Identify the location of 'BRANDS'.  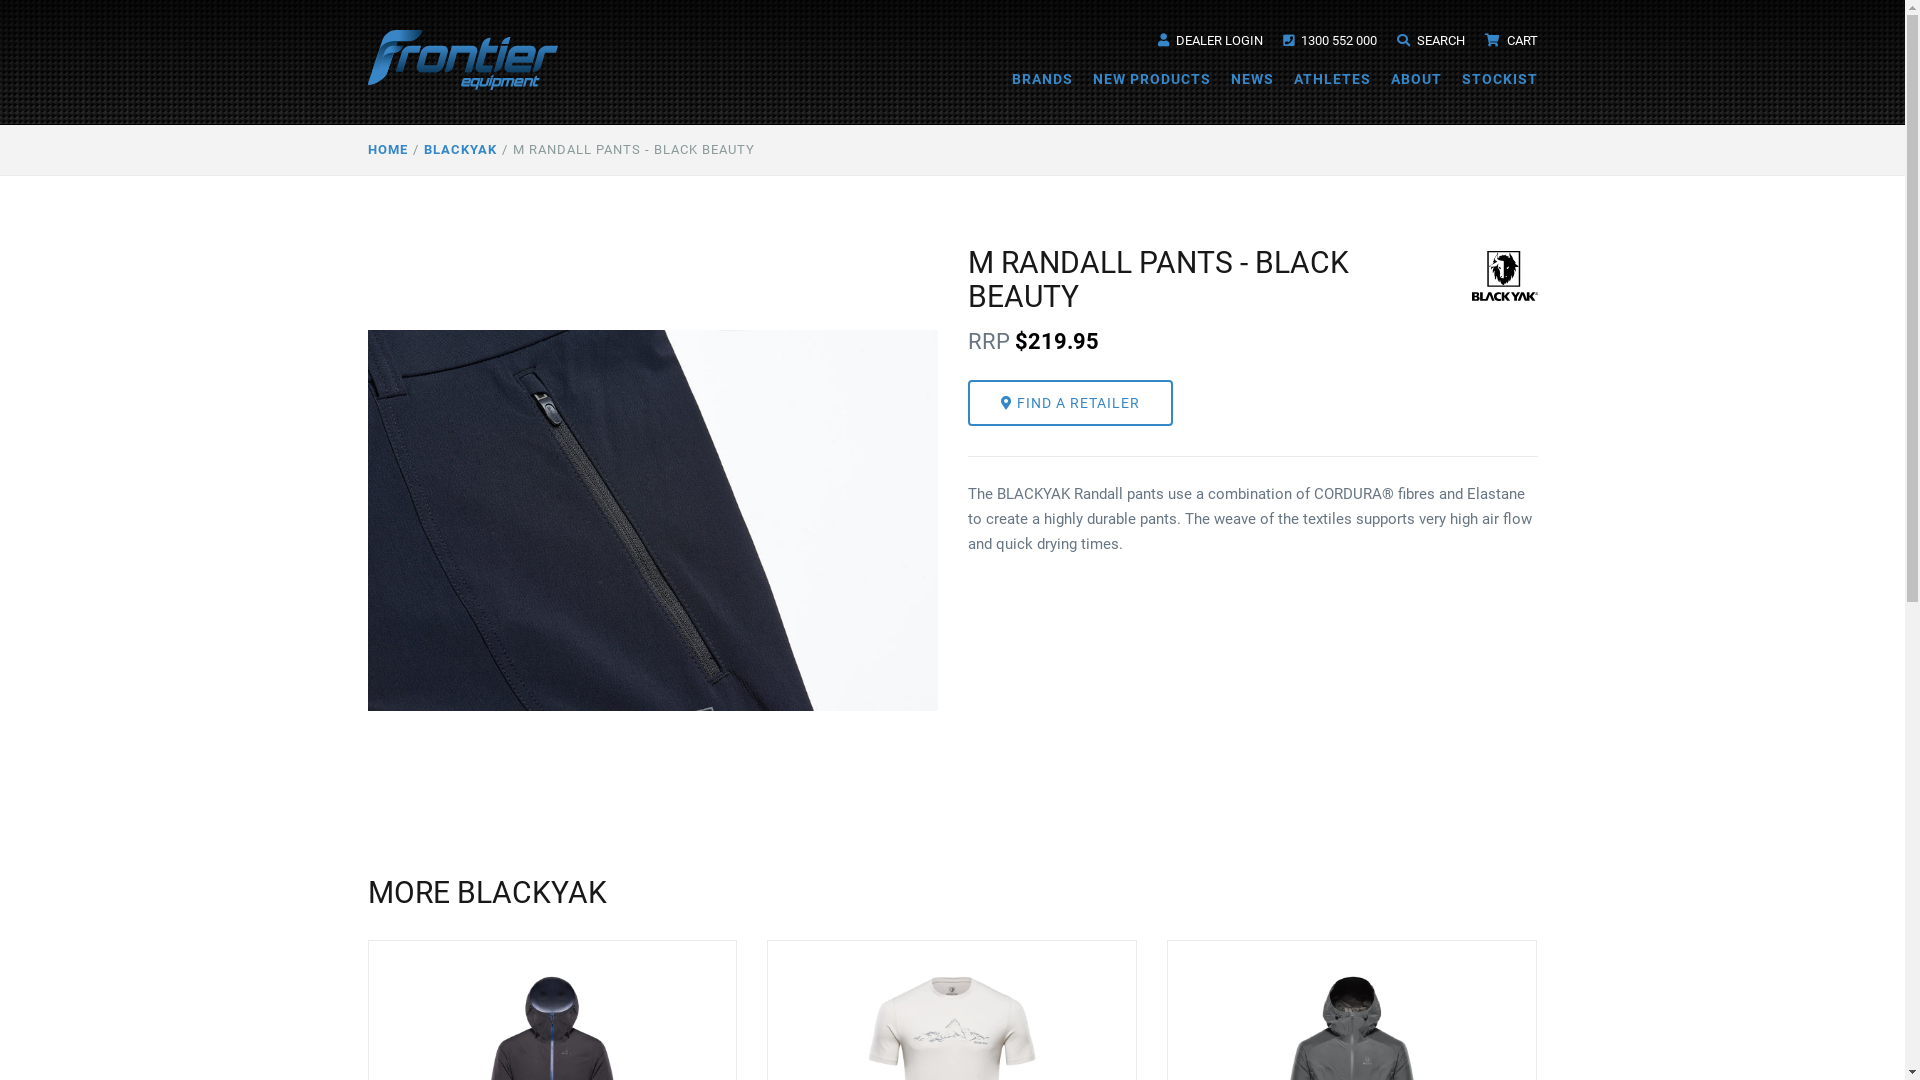
(1041, 77).